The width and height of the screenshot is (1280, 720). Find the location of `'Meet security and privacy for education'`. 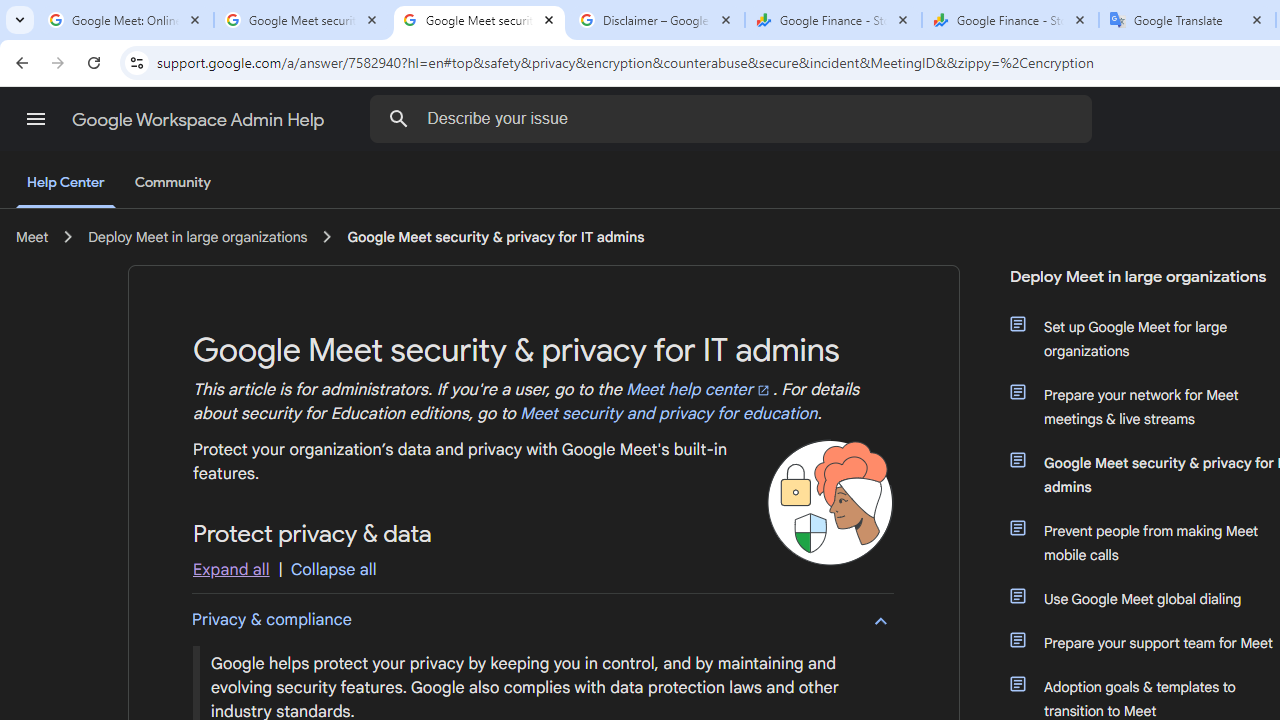

'Meet security and privacy for education' is located at coordinates (668, 412).